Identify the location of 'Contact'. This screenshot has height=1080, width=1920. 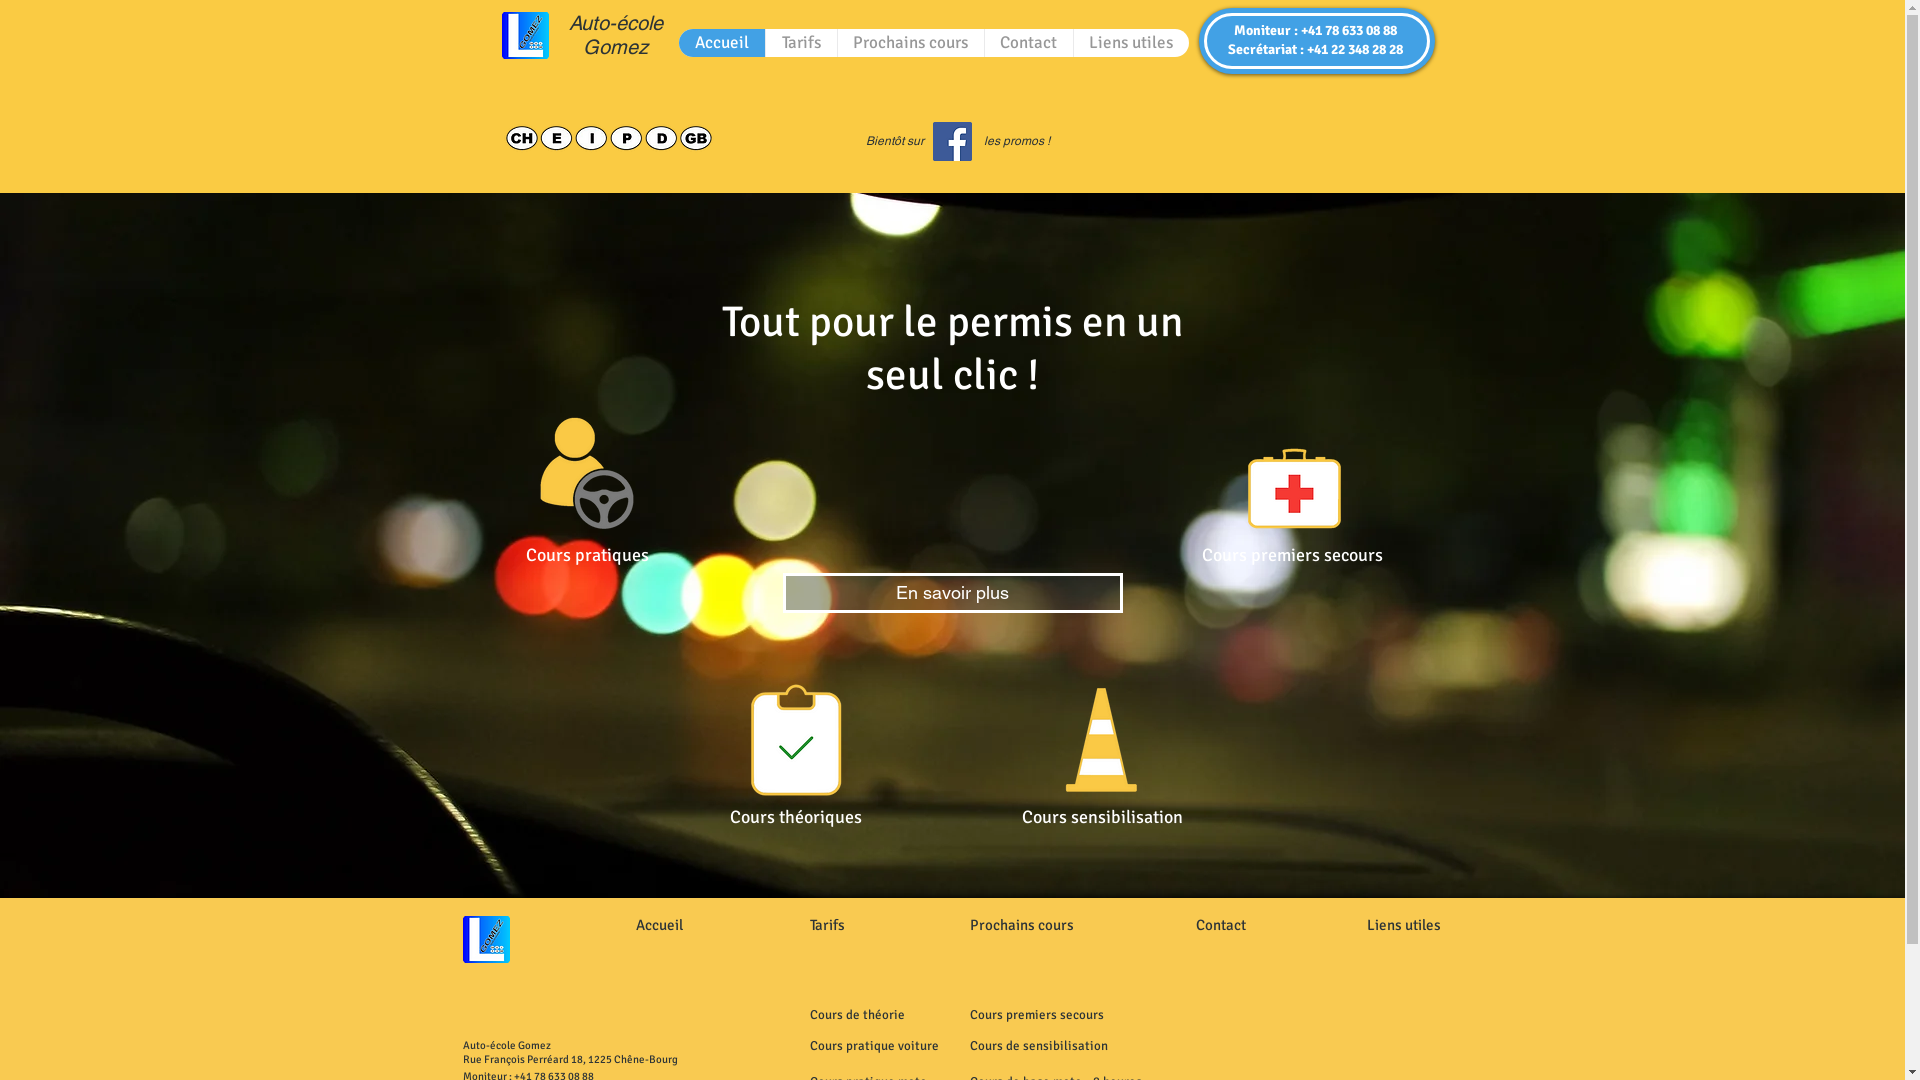
(1028, 42).